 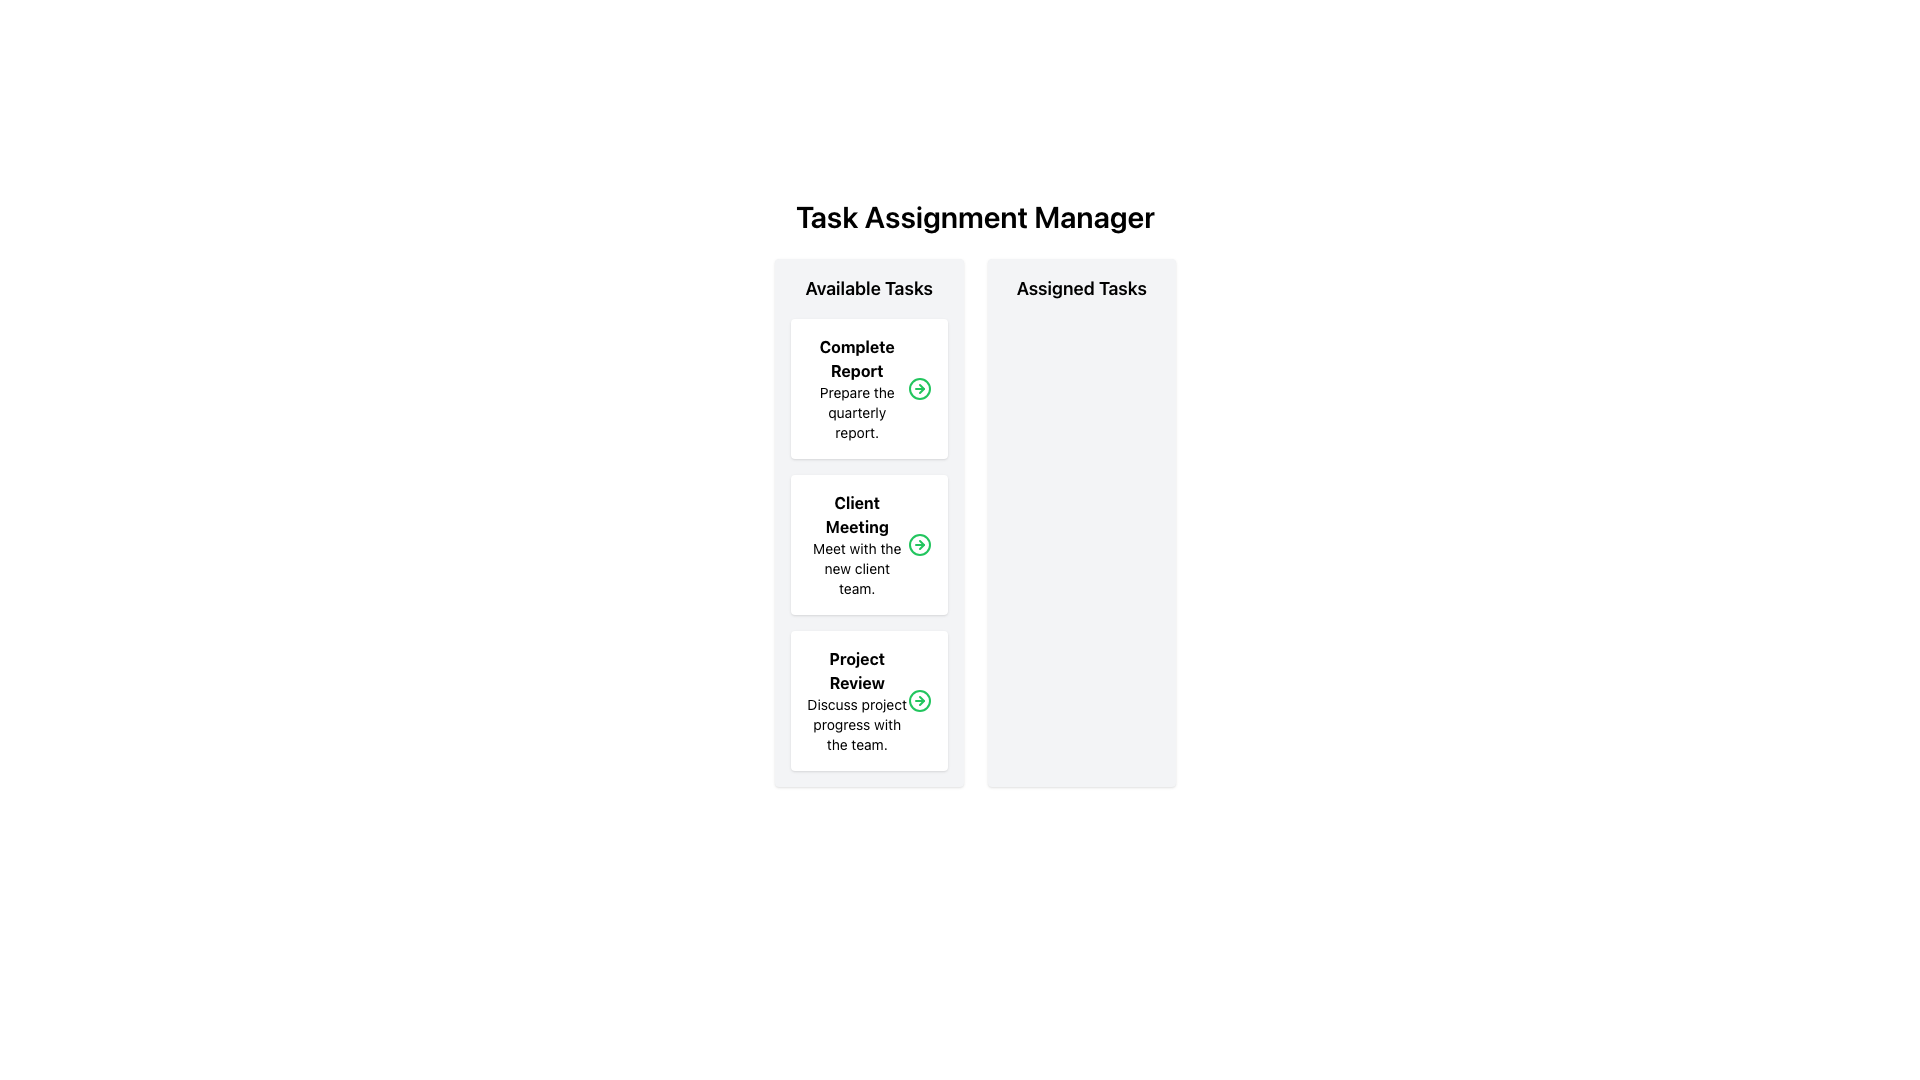 I want to click on the action button located at the bottom-right corner of the card containing the text 'Discuss project progress with the team', so click(x=918, y=700).